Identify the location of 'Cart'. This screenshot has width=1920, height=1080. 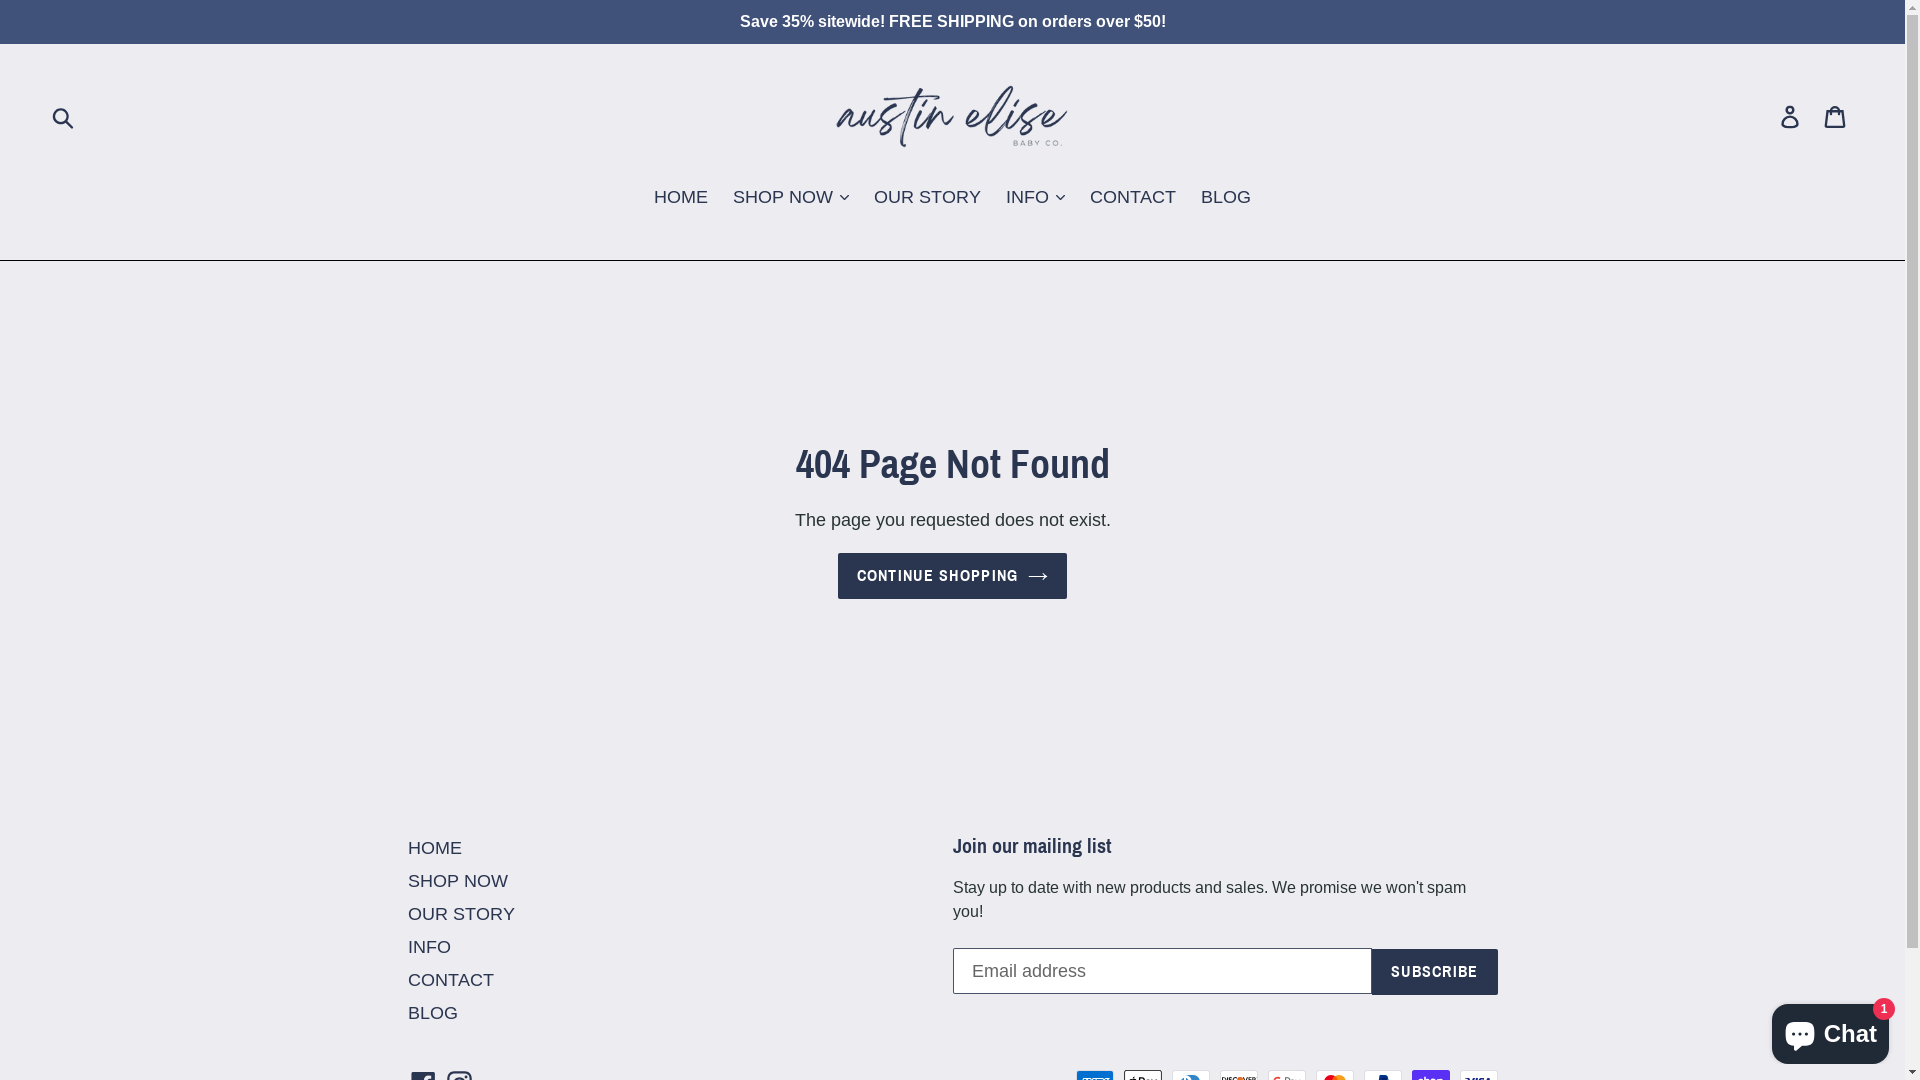
(1836, 115).